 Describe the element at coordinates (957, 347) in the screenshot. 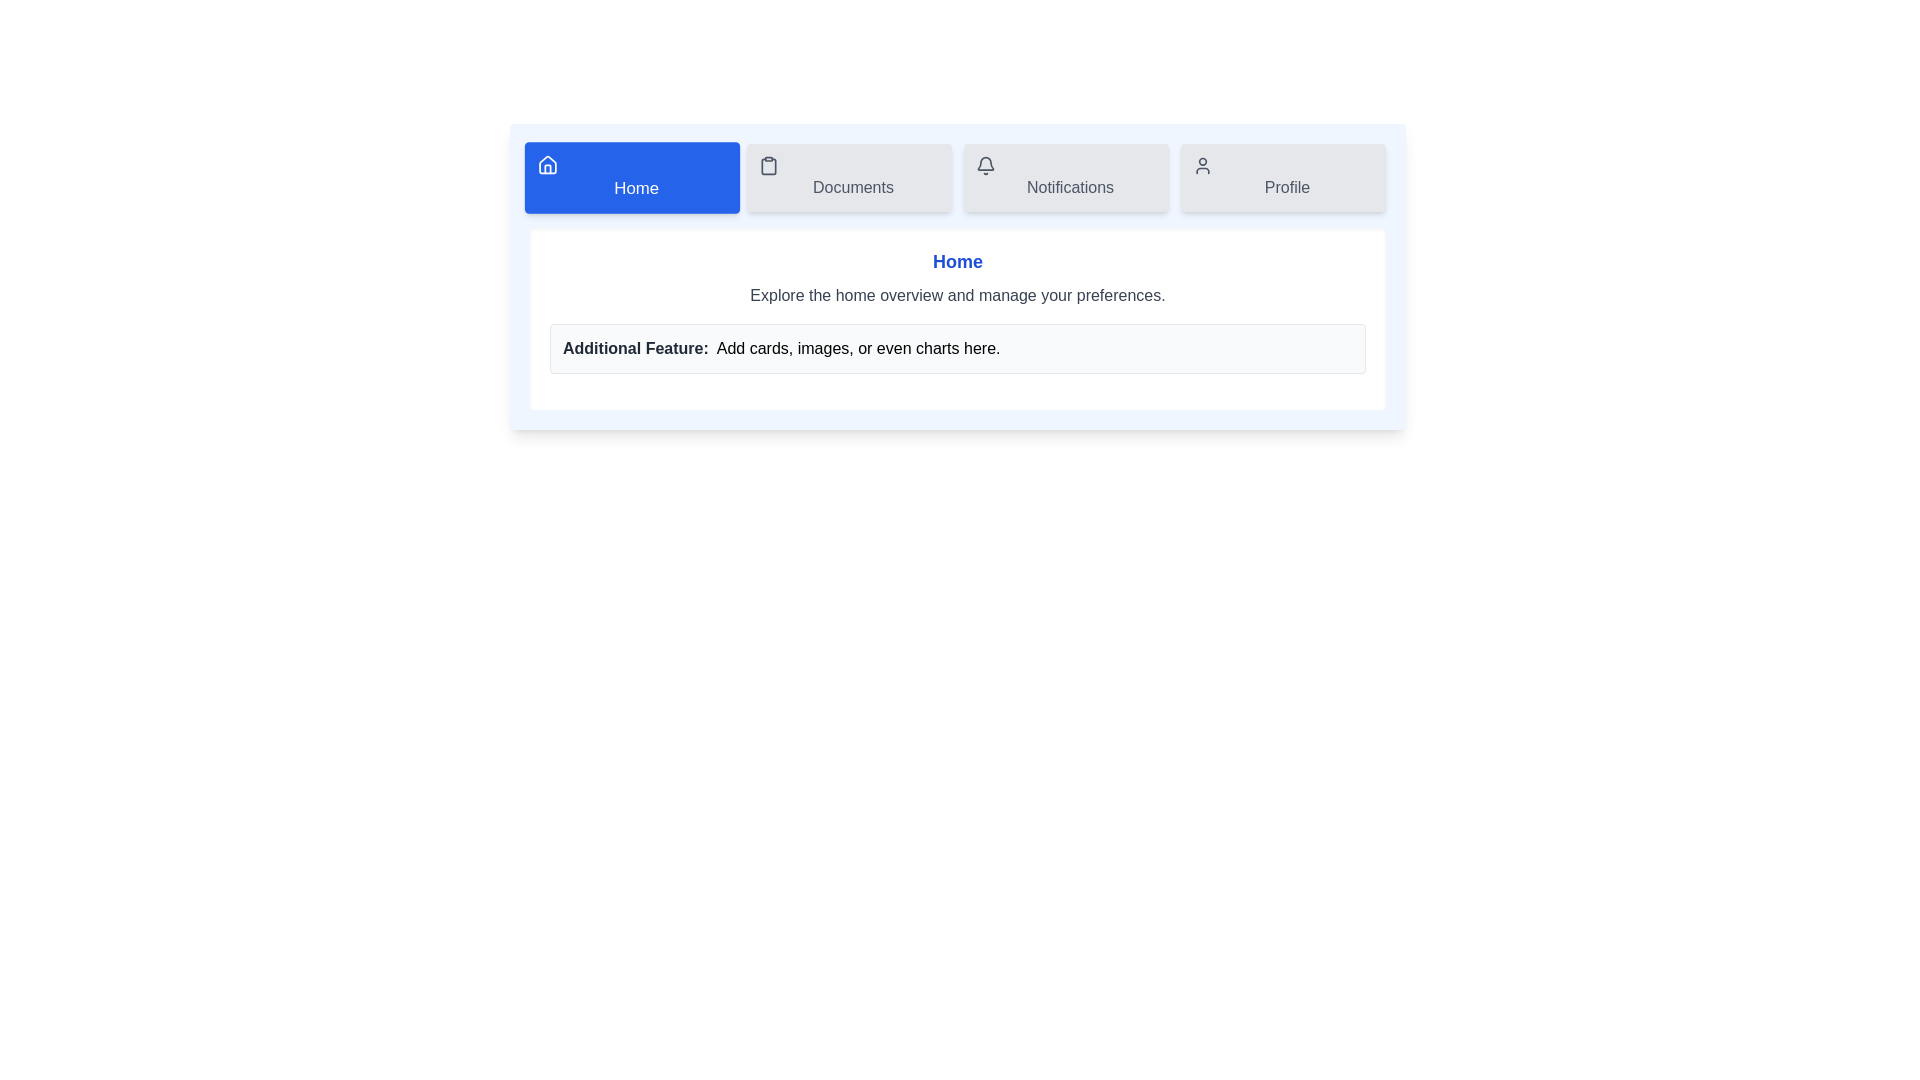

I see `the 'Additional Feature' section to interact with its content` at that location.